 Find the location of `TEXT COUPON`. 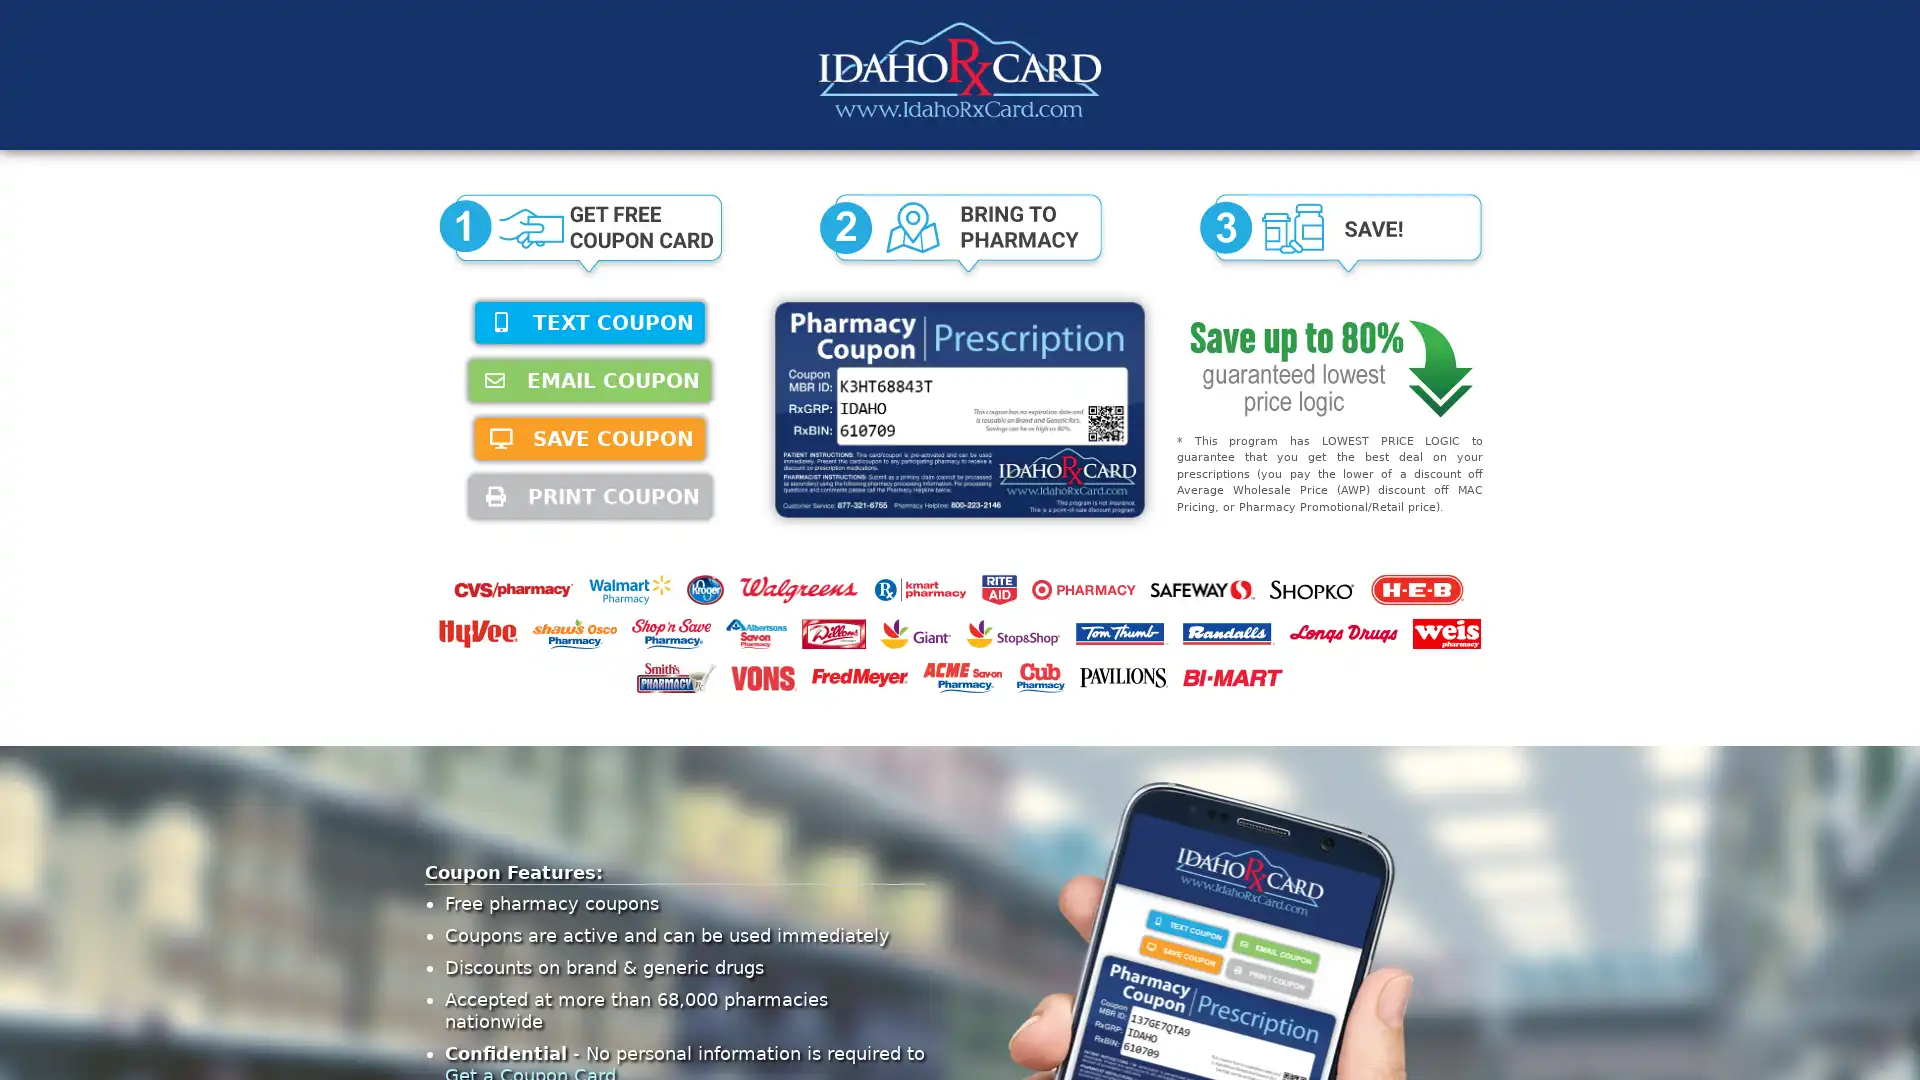

TEXT COUPON is located at coordinates (589, 322).